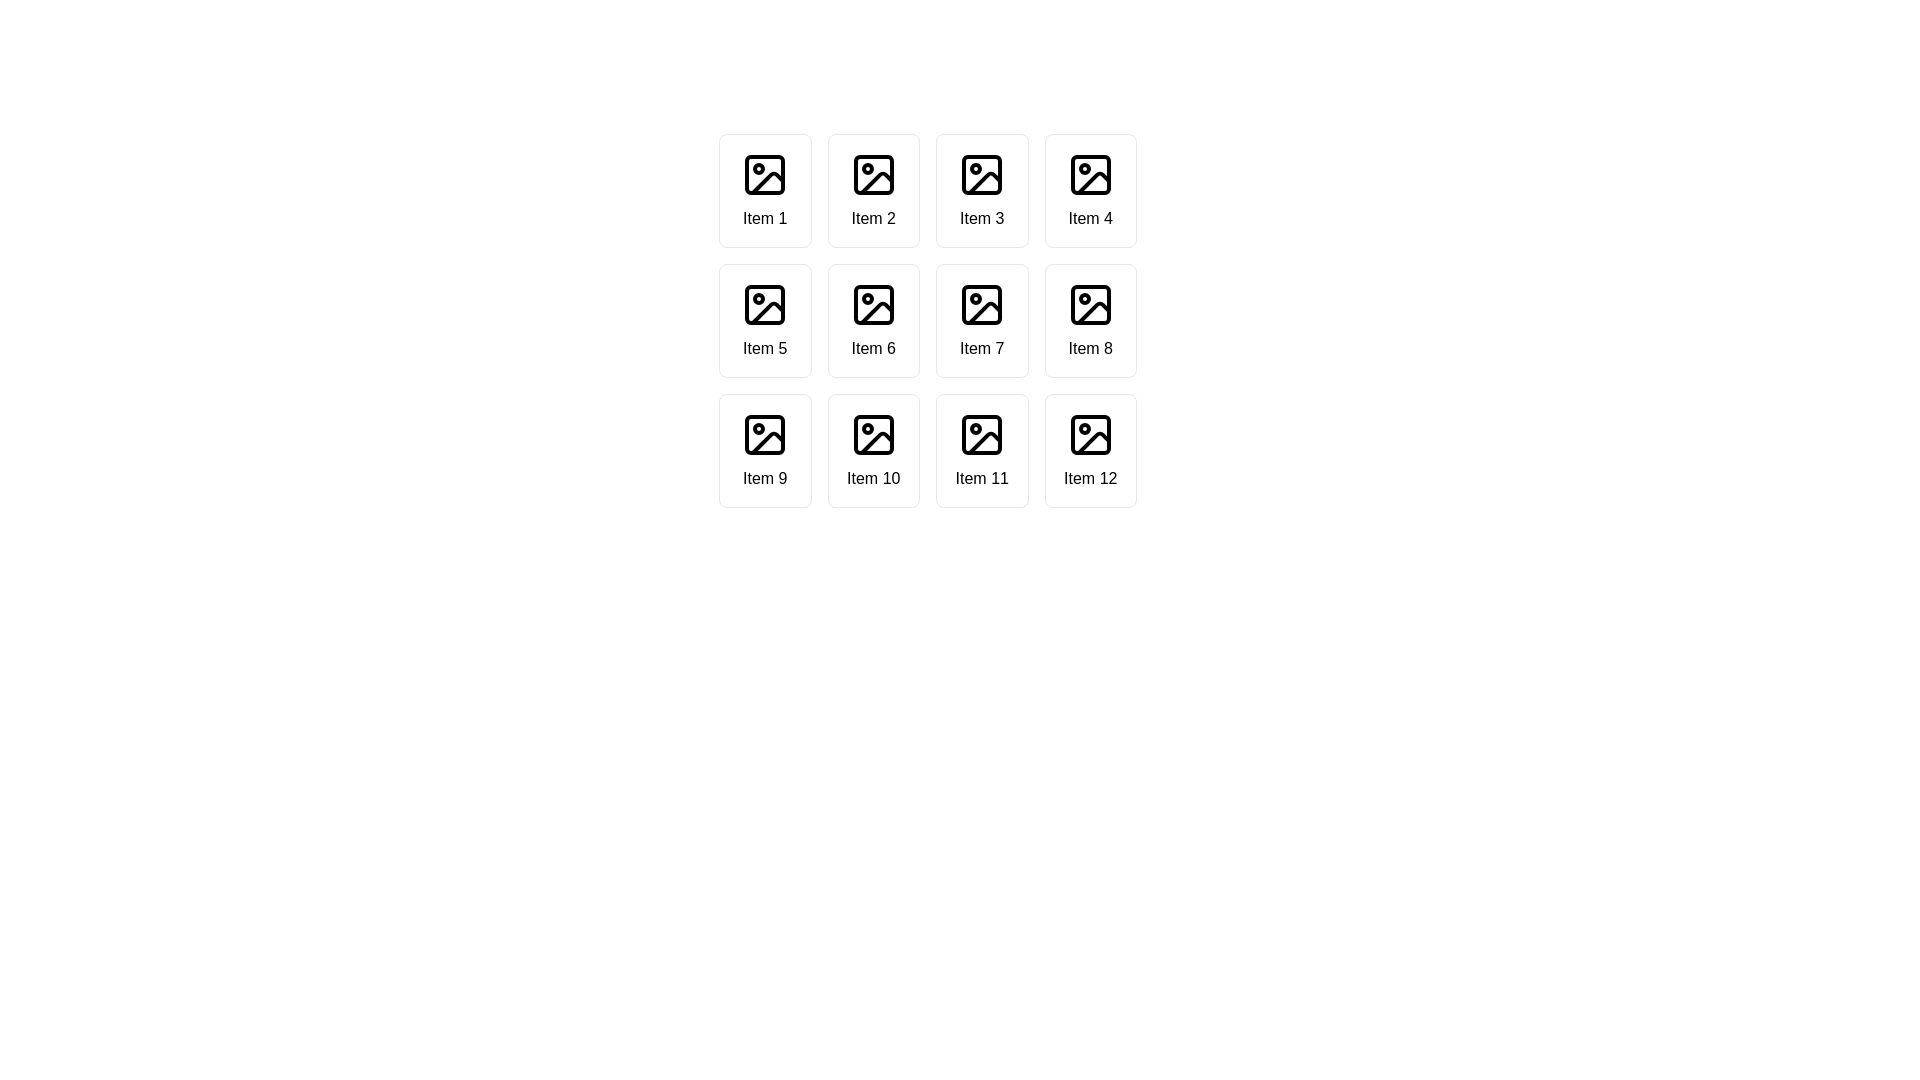 This screenshot has height=1080, width=1920. What do you see at coordinates (764, 434) in the screenshot?
I see `the SVG rectangle element representing an image icon located in the first column of the third row within a grid layout` at bounding box center [764, 434].